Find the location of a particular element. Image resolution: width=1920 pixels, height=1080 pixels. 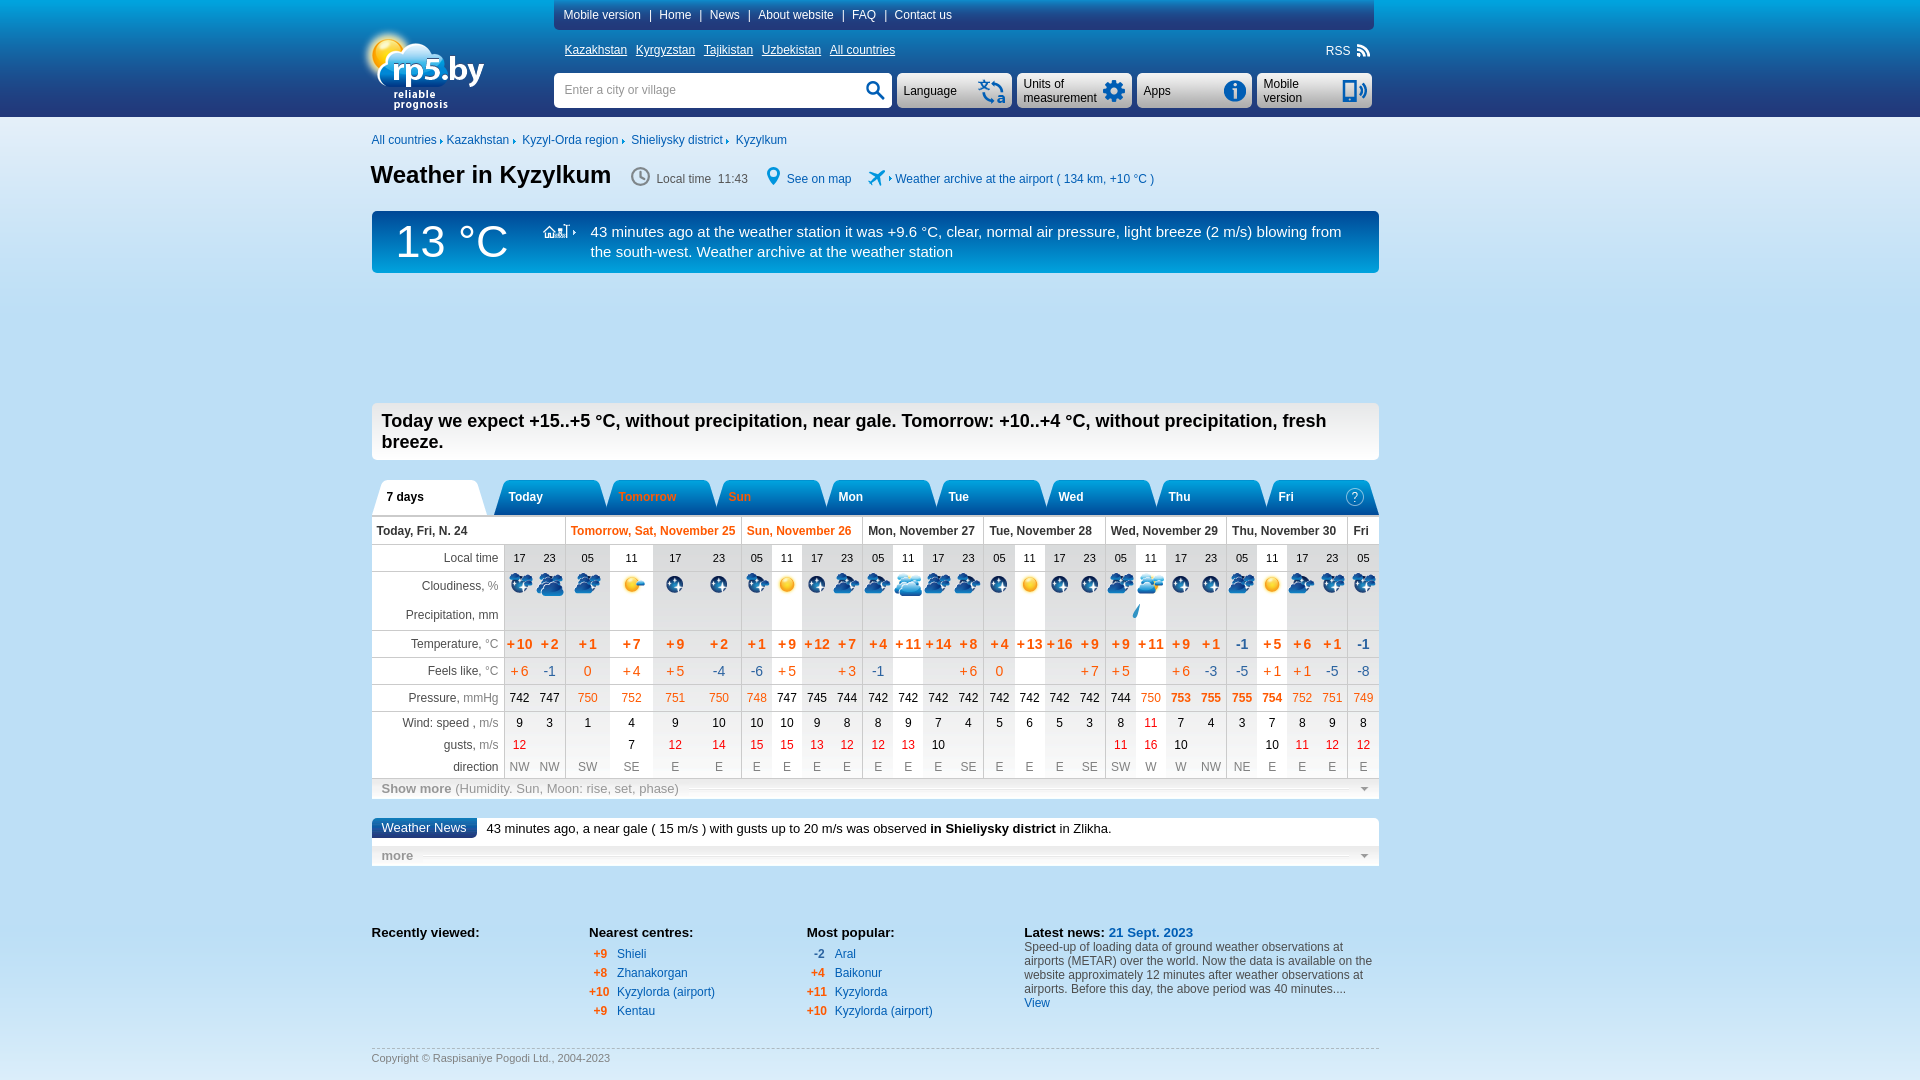

'See on map' is located at coordinates (819, 177).